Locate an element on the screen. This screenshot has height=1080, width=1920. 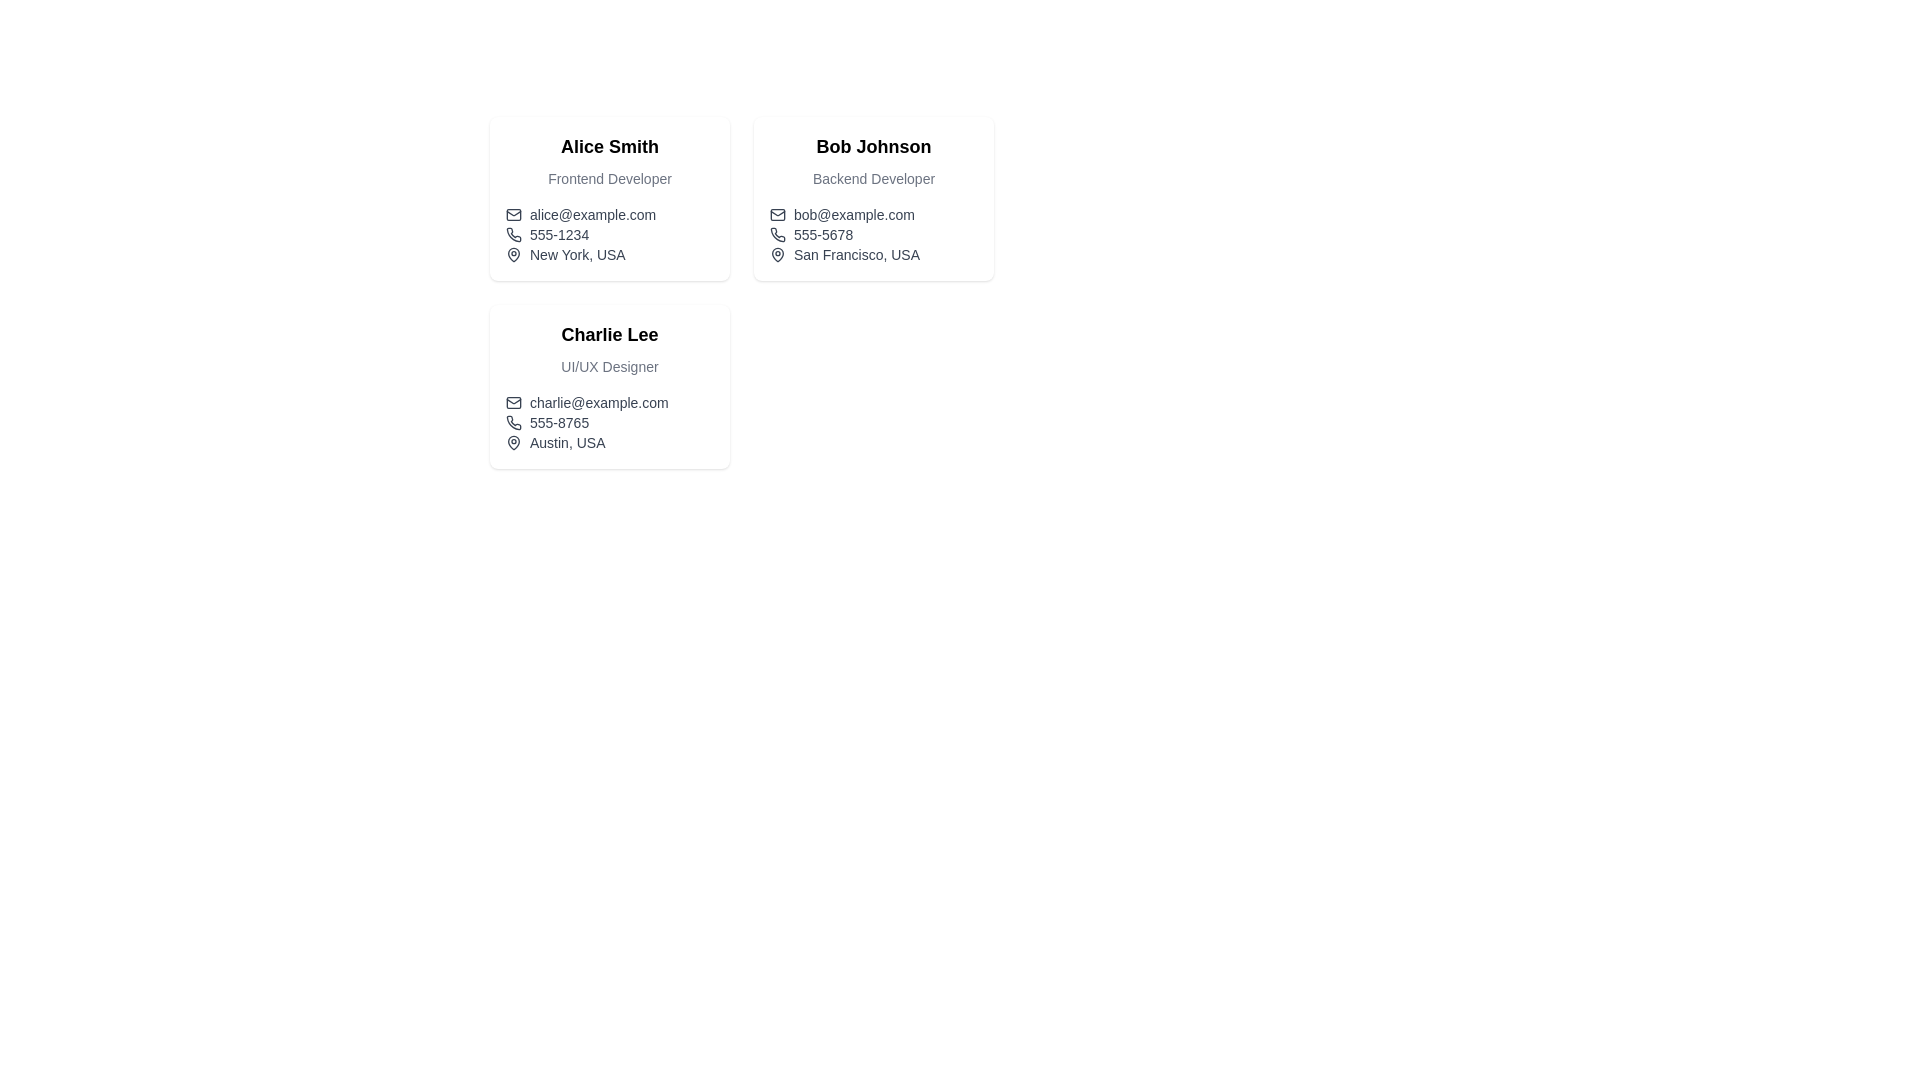
the Profile Card for Charlie Lee, which is a rectangular card showcasing their role as a UI/UX Designer, located at the specified coordinates is located at coordinates (608, 386).